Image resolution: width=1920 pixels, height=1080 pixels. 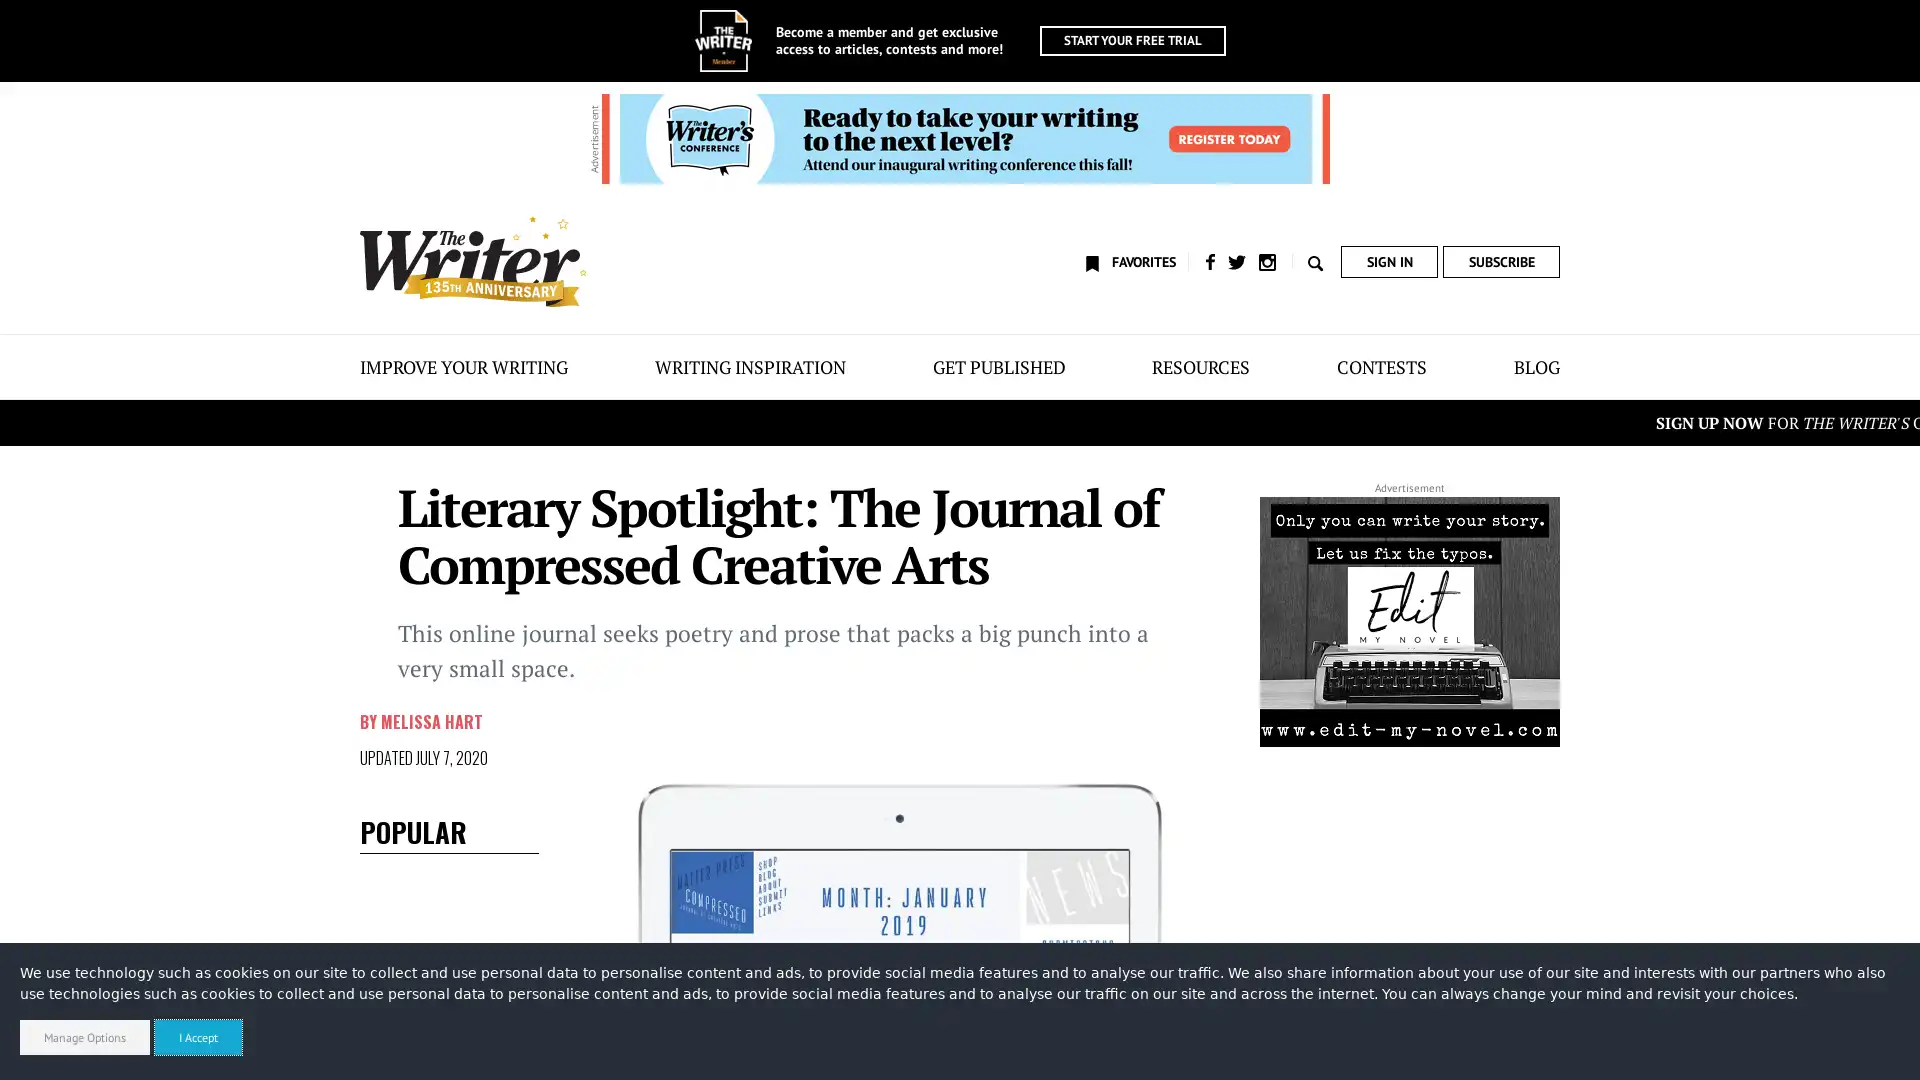 I want to click on I Accept, so click(x=198, y=1036).